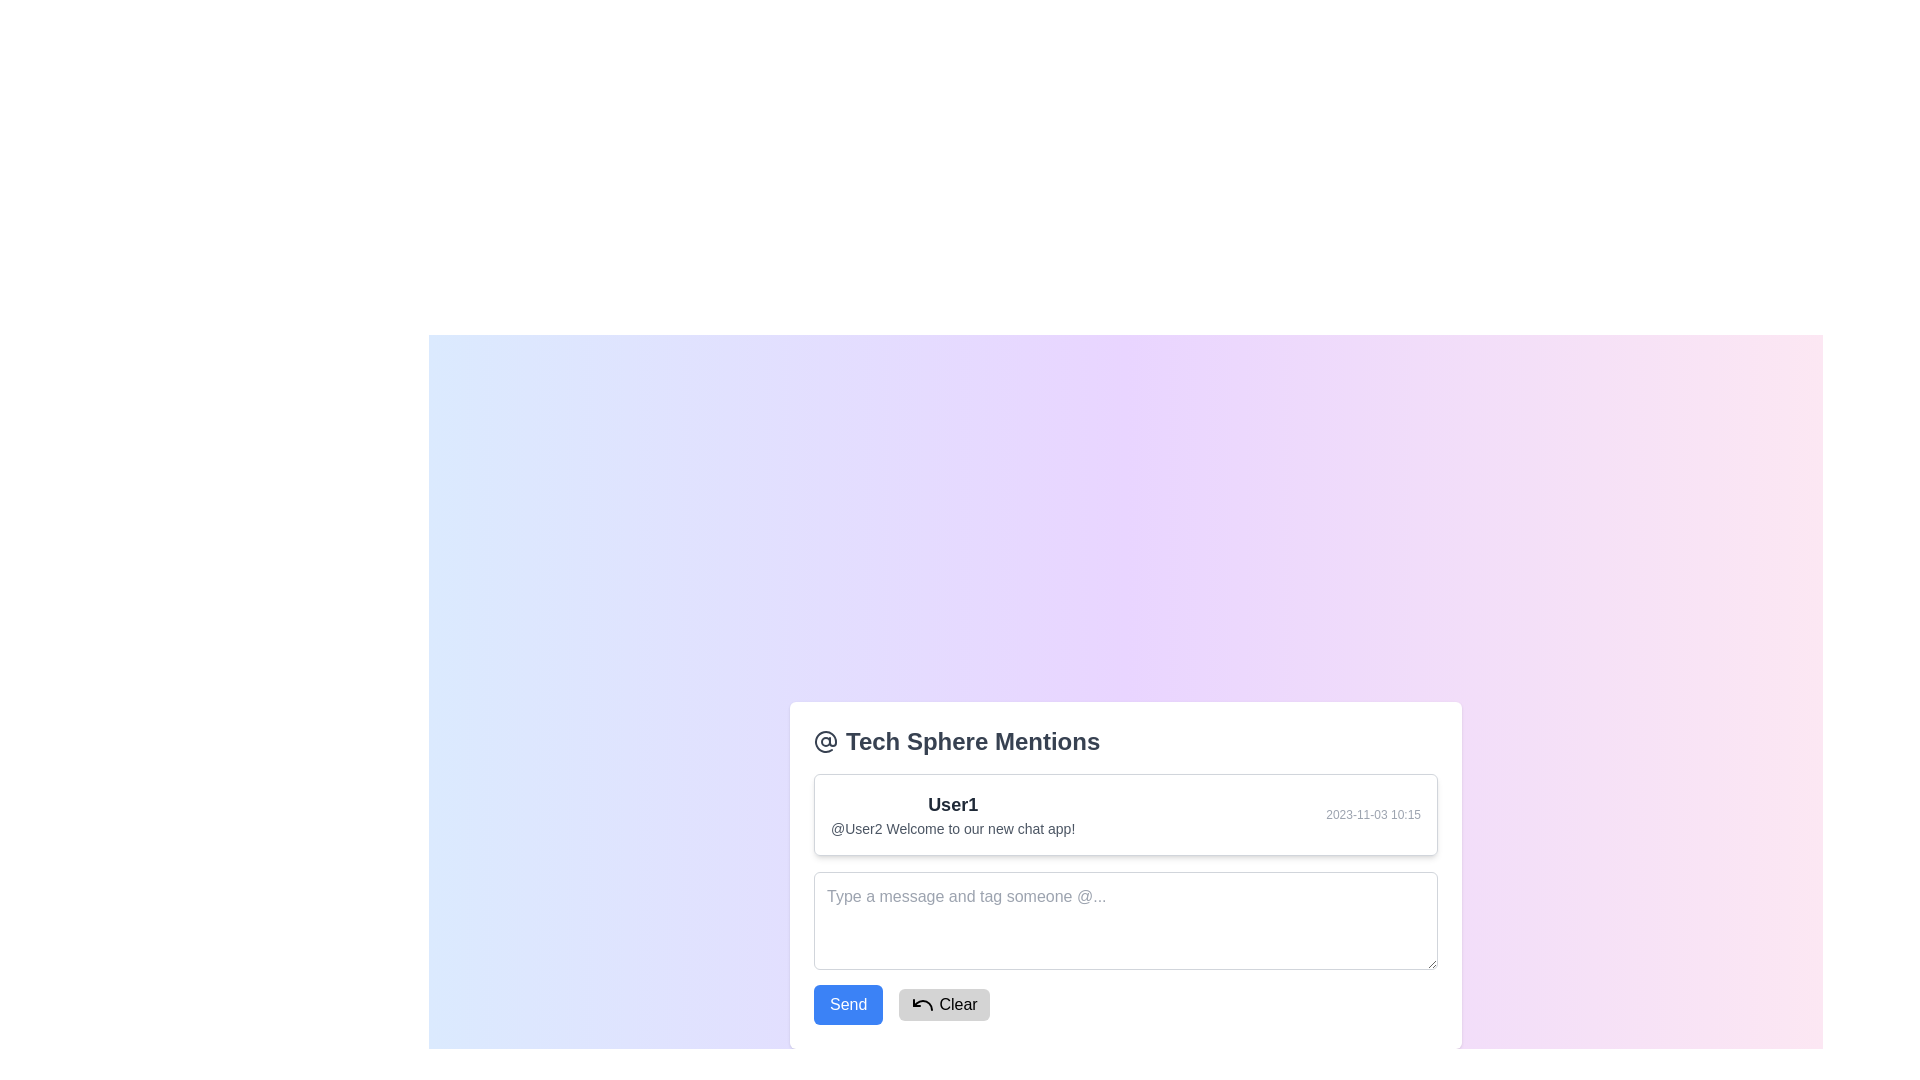  Describe the element at coordinates (922, 1004) in the screenshot. I see `the undo icon located within the 'Clear' button, positioned on the left side of the button` at that location.